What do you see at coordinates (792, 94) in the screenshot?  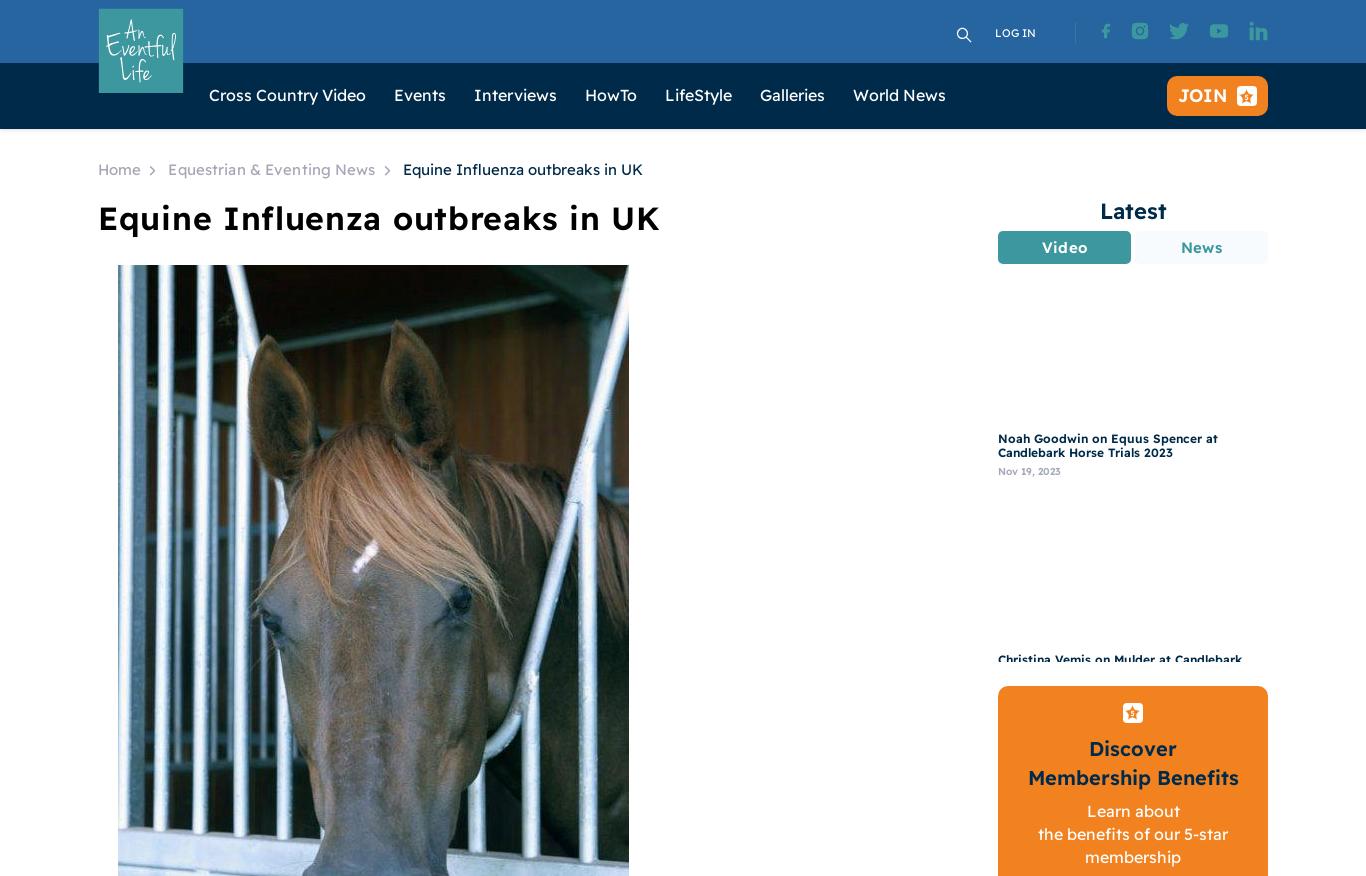 I see `'Galleries'` at bounding box center [792, 94].